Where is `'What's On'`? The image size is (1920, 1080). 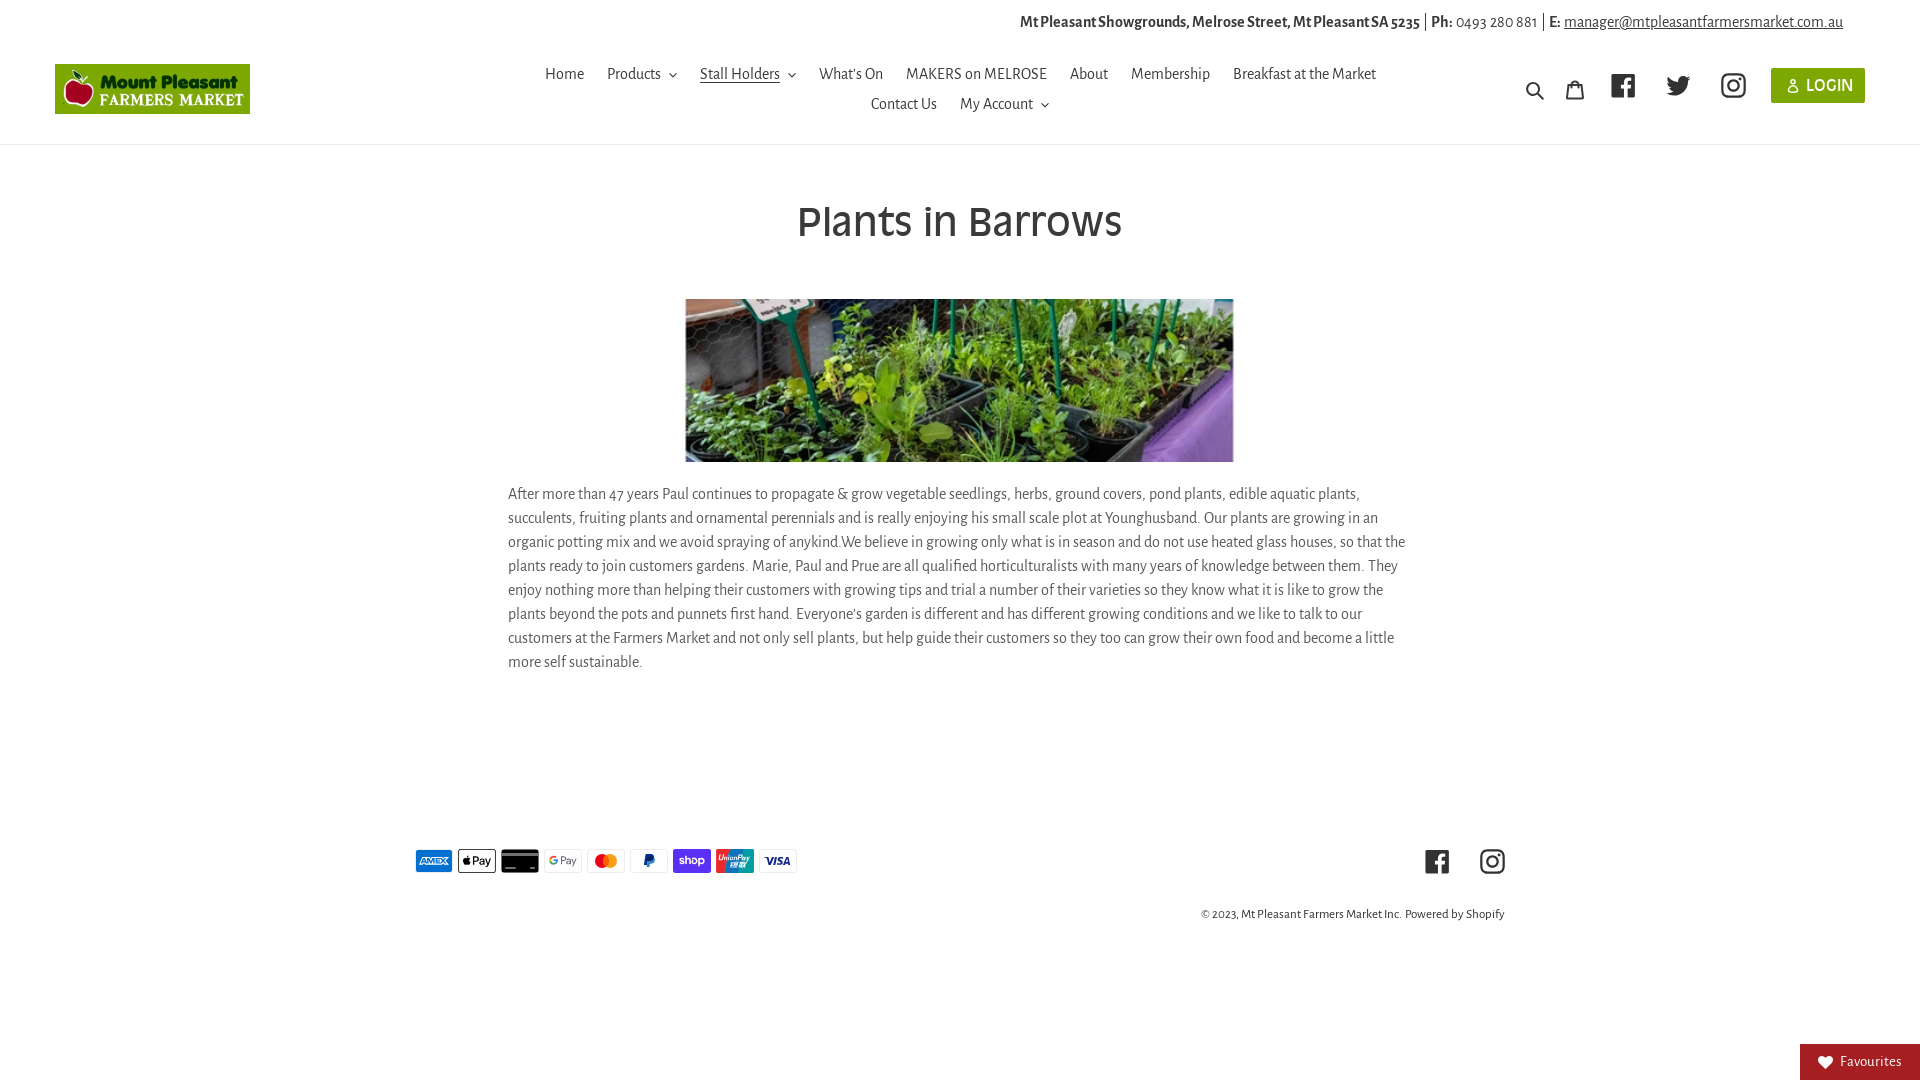 'What's On' is located at coordinates (807, 72).